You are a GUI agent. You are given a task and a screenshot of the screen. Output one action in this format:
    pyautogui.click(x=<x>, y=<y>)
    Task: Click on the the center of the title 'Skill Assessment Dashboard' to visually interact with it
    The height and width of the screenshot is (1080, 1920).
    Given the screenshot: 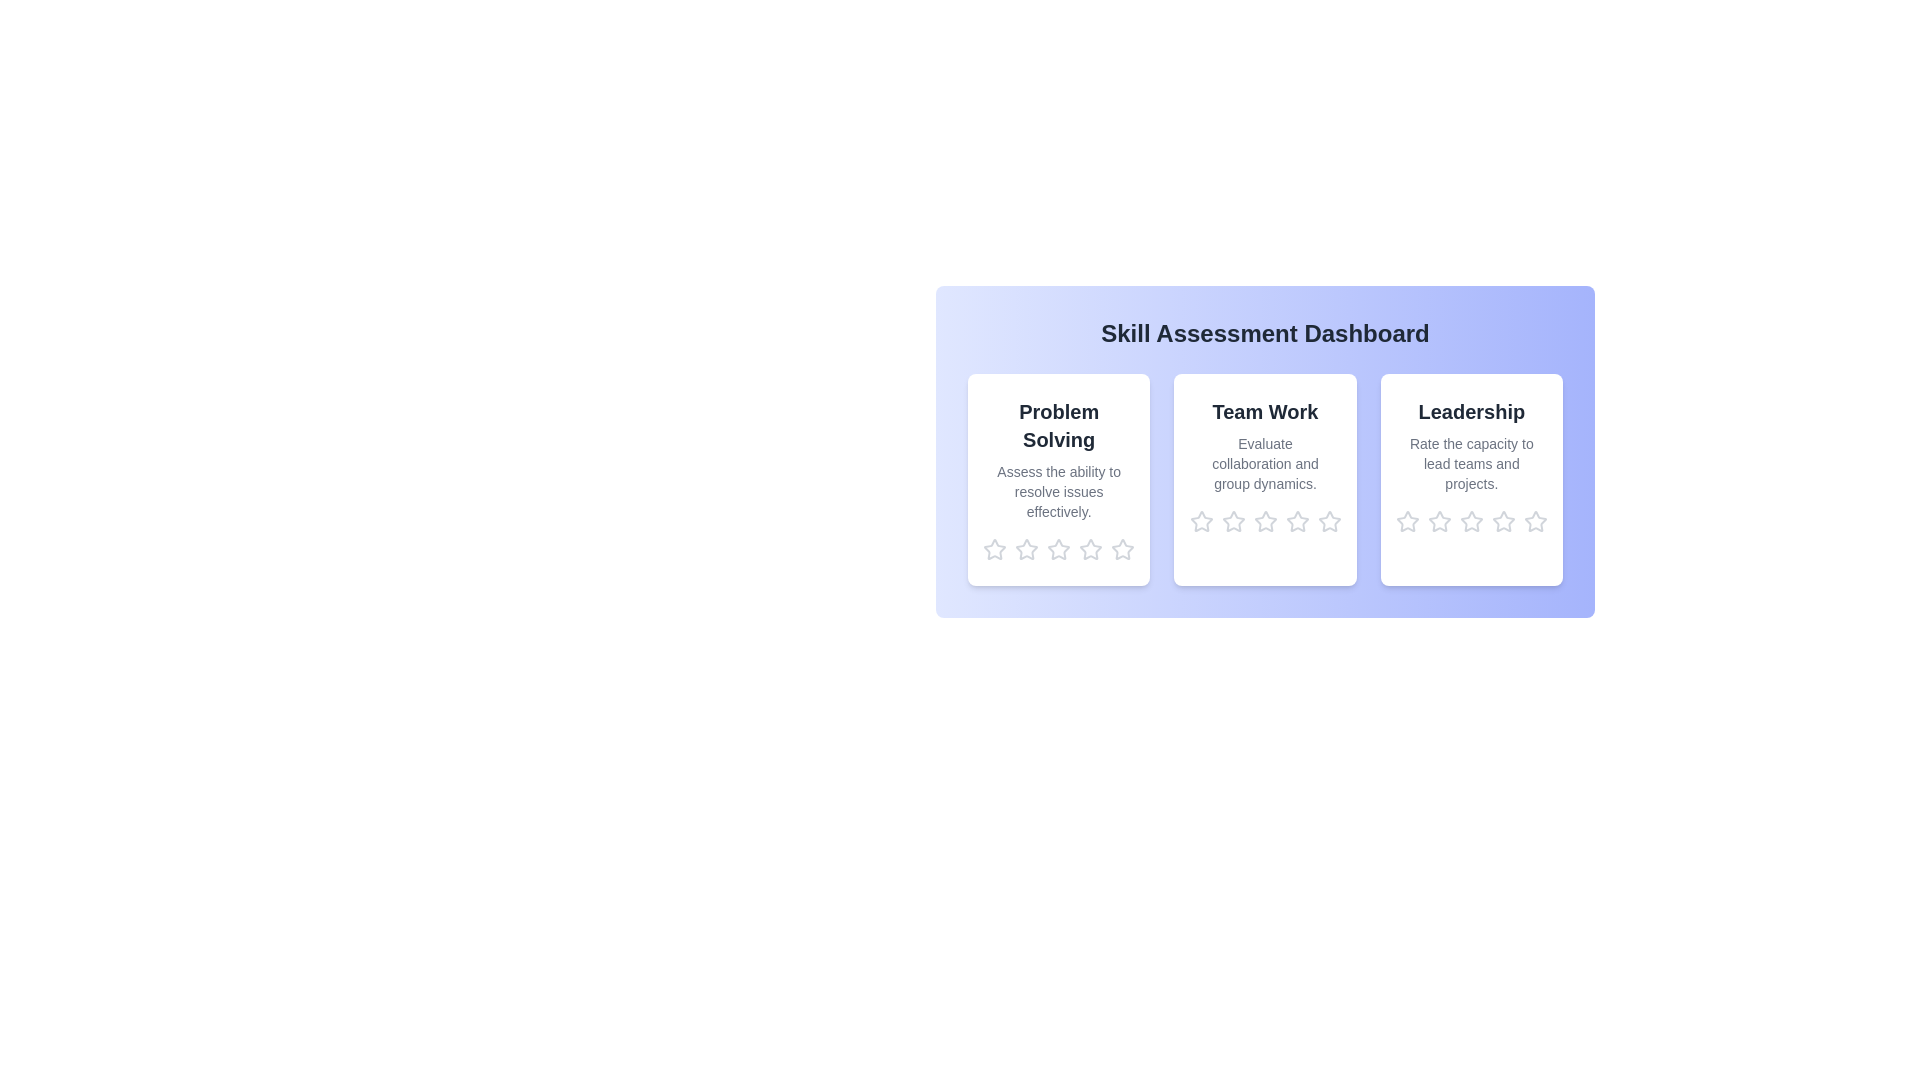 What is the action you would take?
    pyautogui.click(x=1264, y=333)
    